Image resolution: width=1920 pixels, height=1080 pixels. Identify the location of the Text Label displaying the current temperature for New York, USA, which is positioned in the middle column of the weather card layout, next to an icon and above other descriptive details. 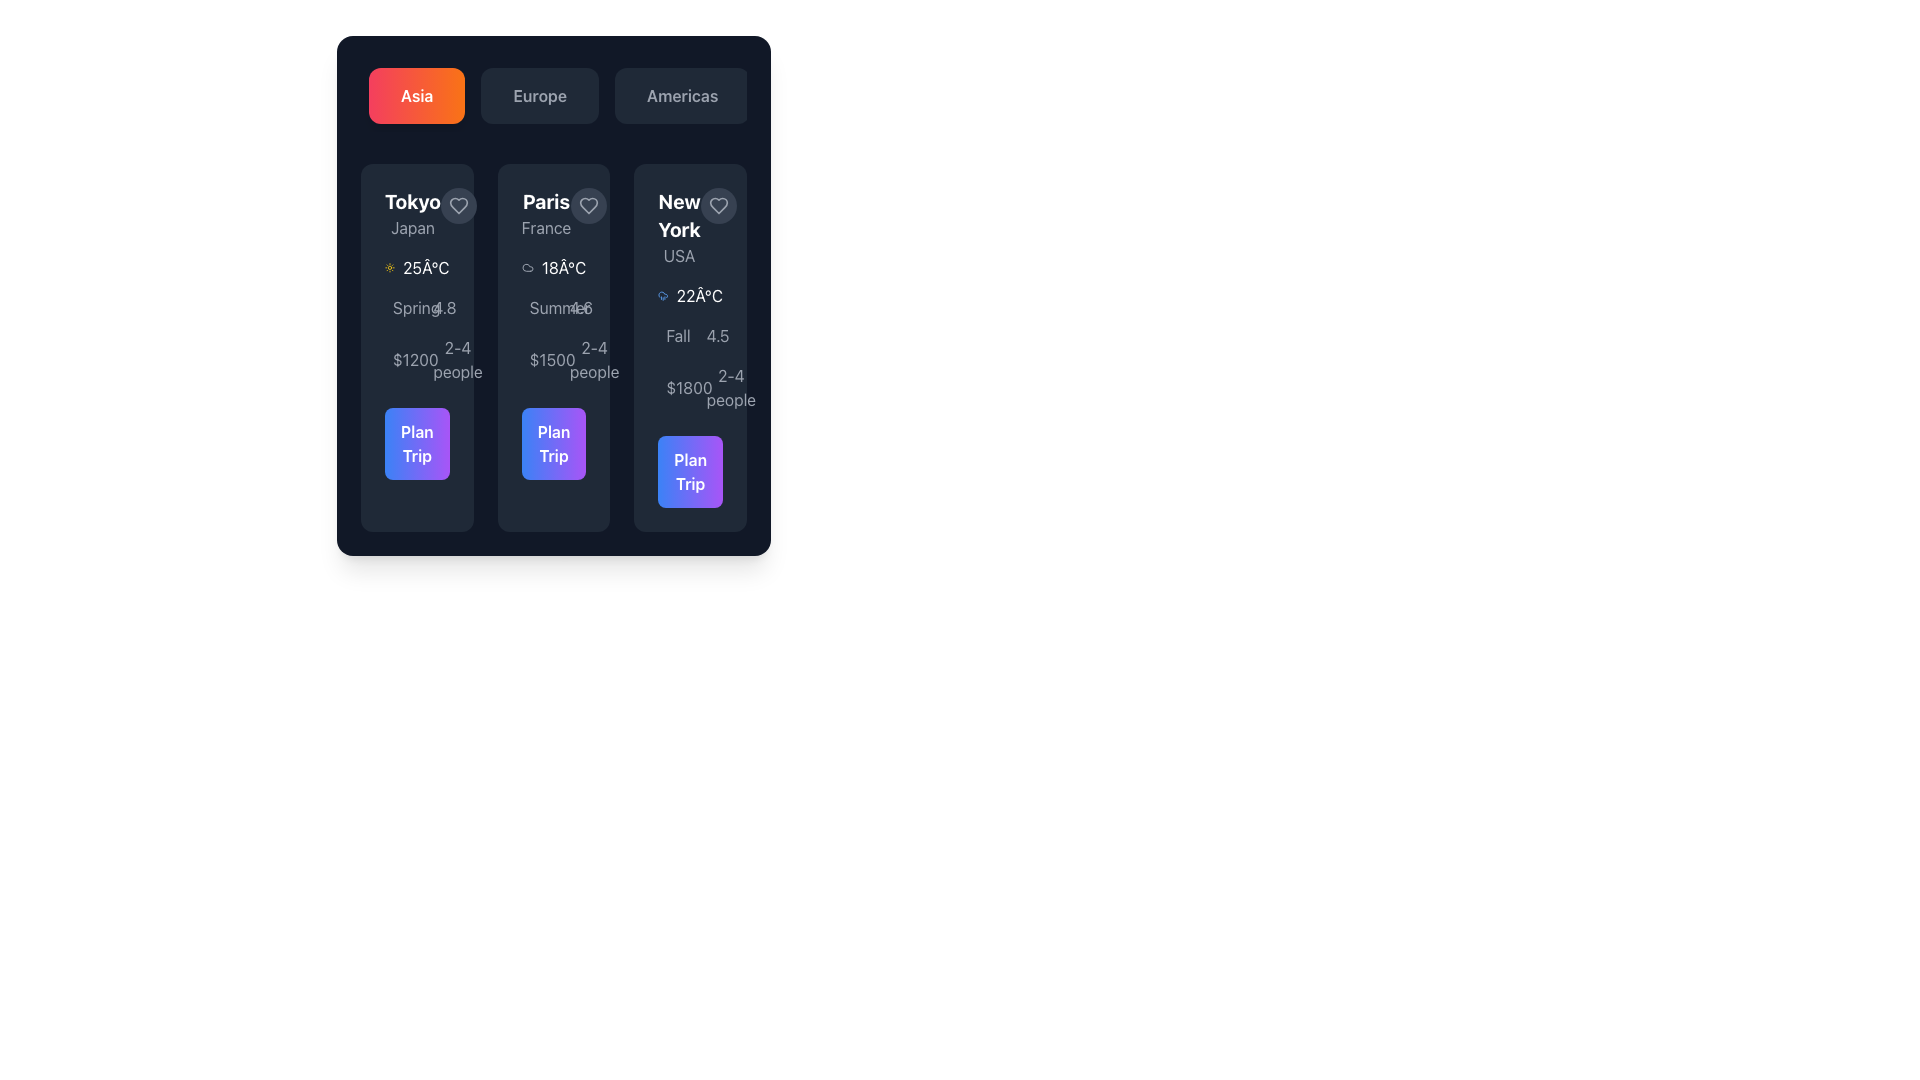
(699, 296).